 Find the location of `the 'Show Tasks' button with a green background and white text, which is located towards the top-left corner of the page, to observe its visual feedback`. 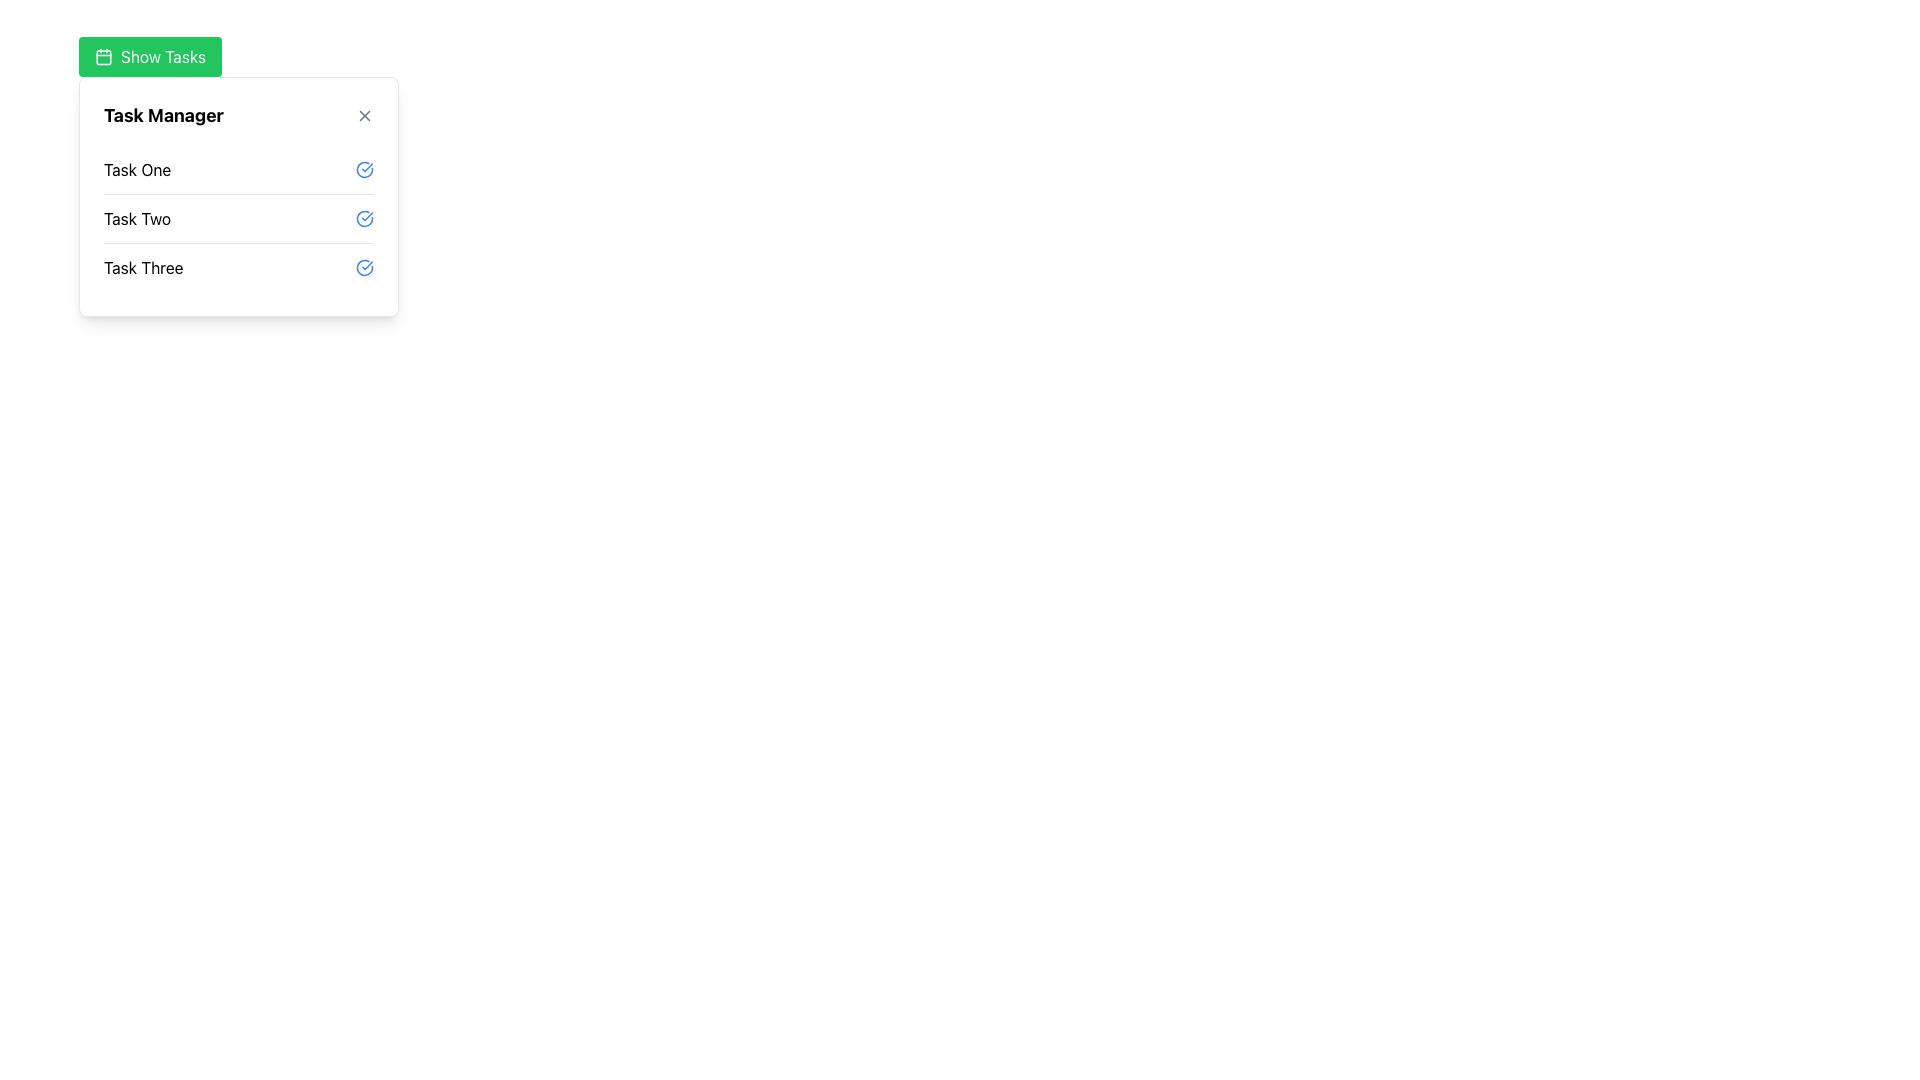

the 'Show Tasks' button with a green background and white text, which is located towards the top-left corner of the page, to observe its visual feedback is located at coordinates (149, 56).